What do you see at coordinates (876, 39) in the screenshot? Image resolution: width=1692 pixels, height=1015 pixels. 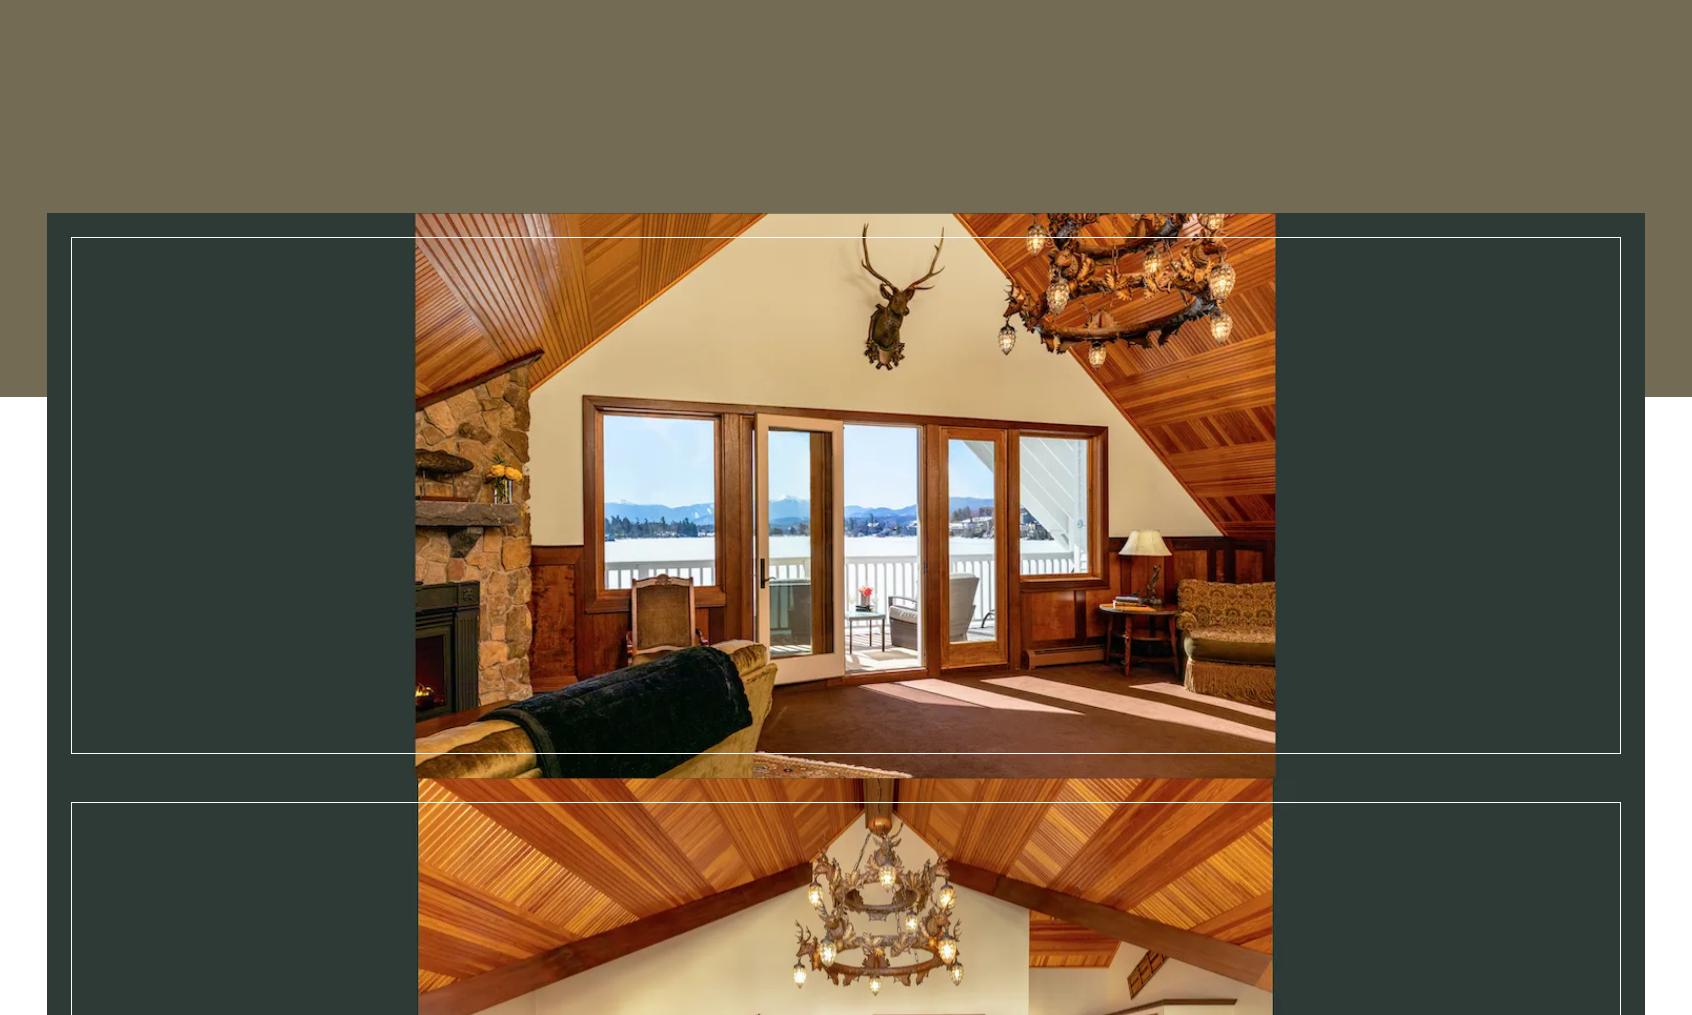 I see `'Experiences'` at bounding box center [876, 39].